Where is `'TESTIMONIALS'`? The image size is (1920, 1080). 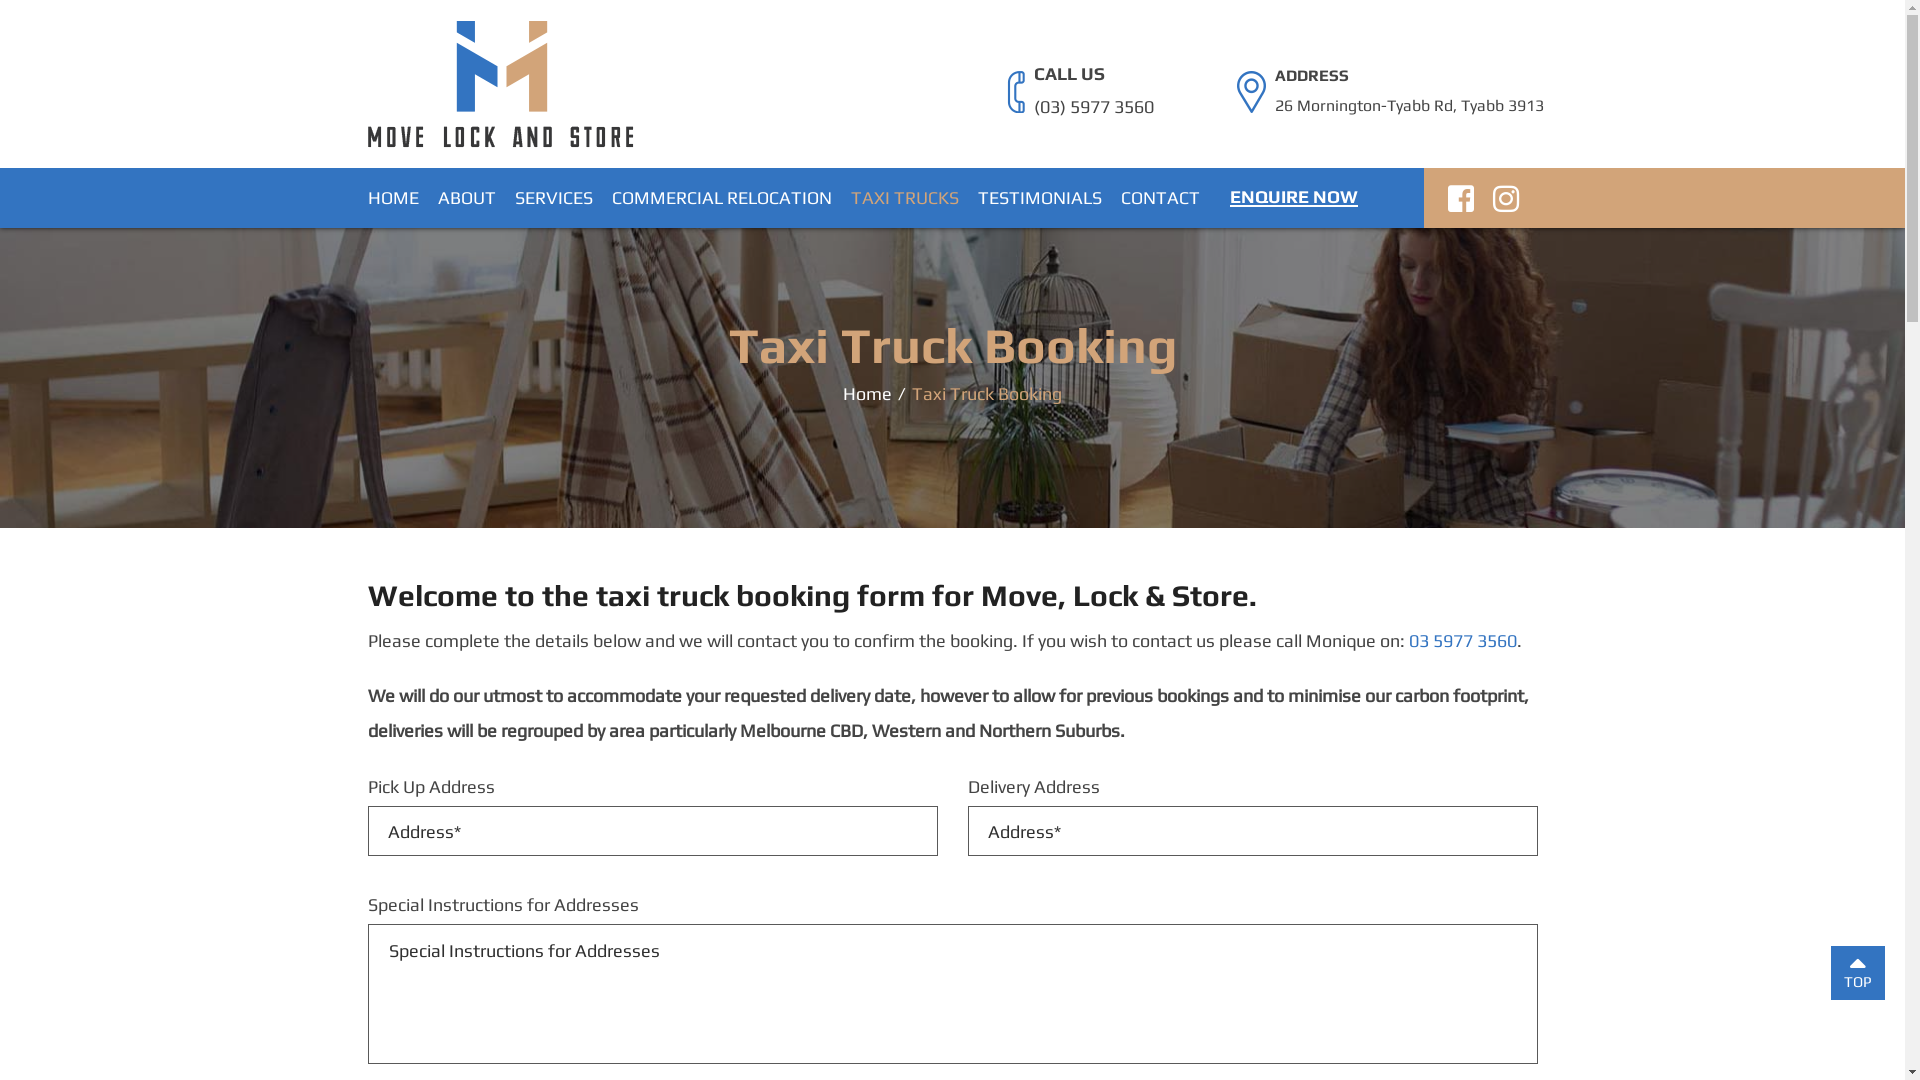
'TESTIMONIALS' is located at coordinates (1040, 197).